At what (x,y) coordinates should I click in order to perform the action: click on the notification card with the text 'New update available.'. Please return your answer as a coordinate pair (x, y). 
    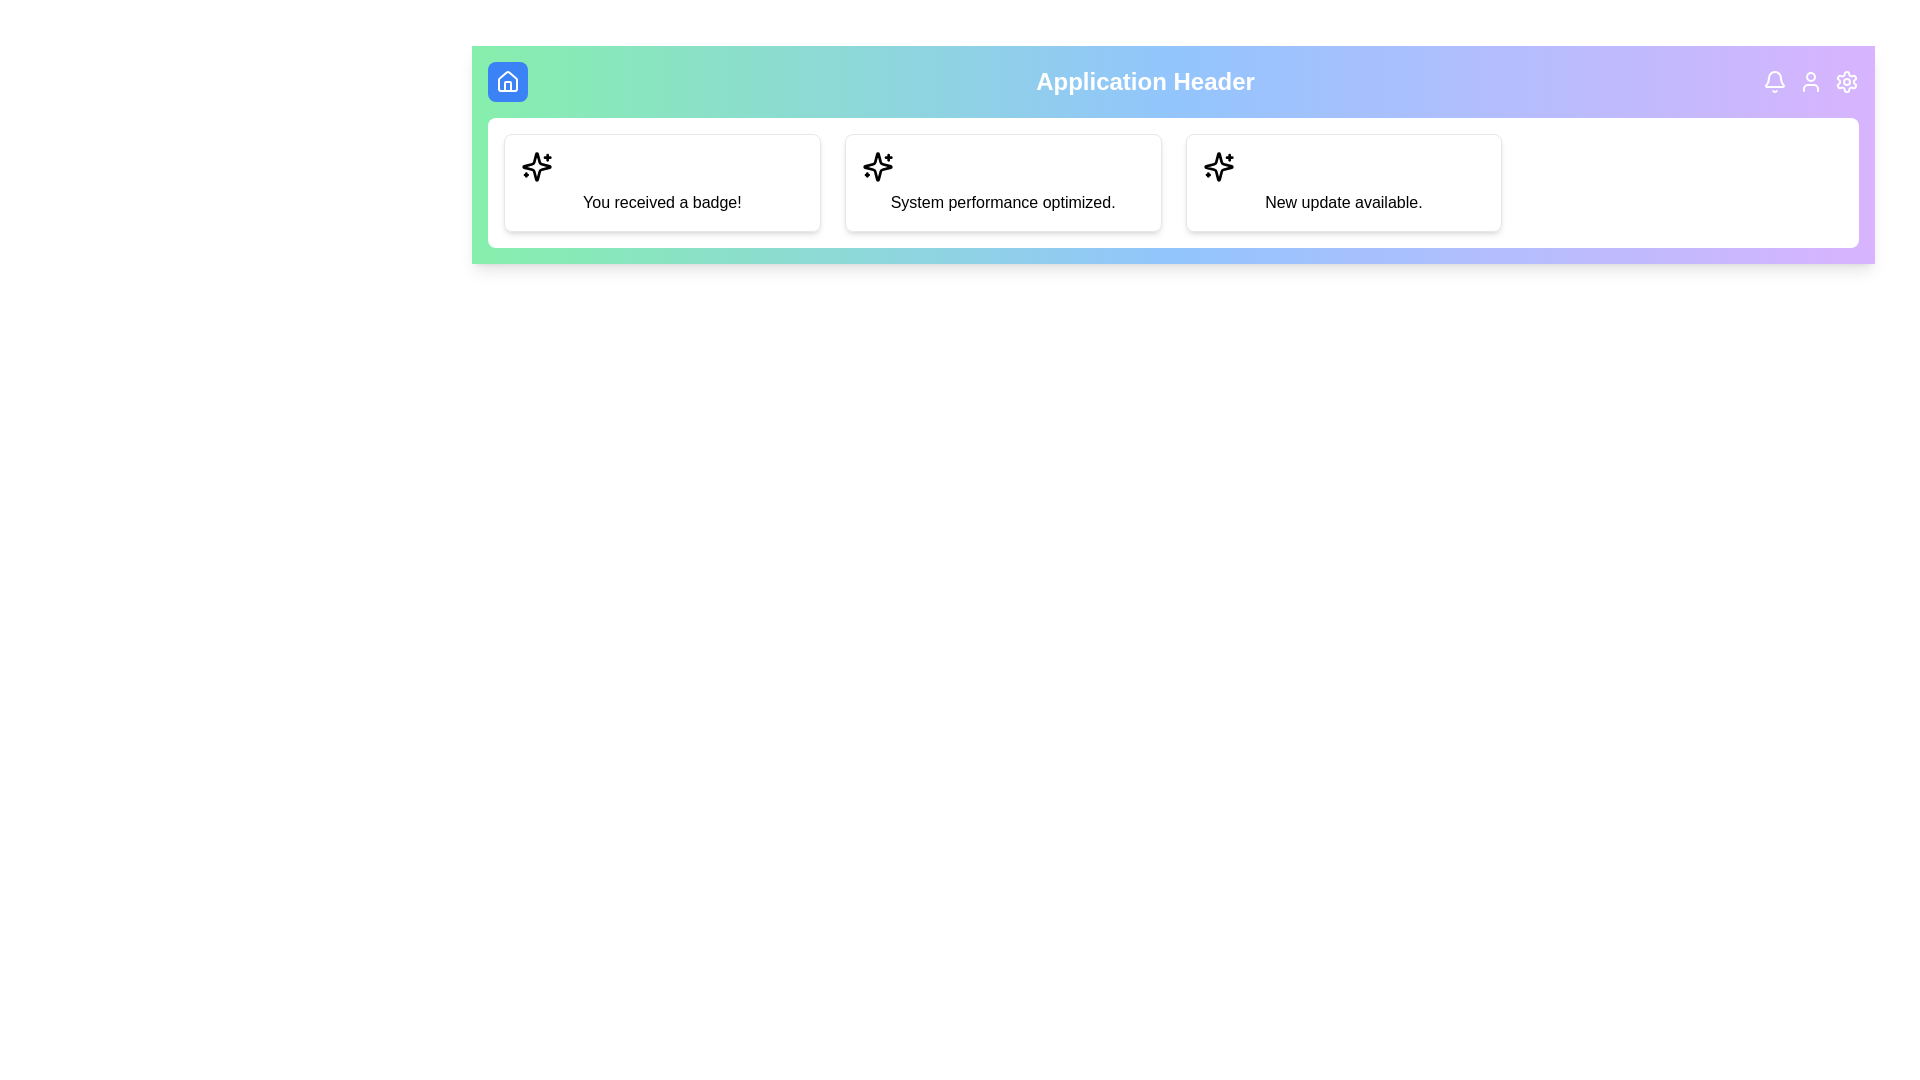
    Looking at the image, I should click on (1343, 182).